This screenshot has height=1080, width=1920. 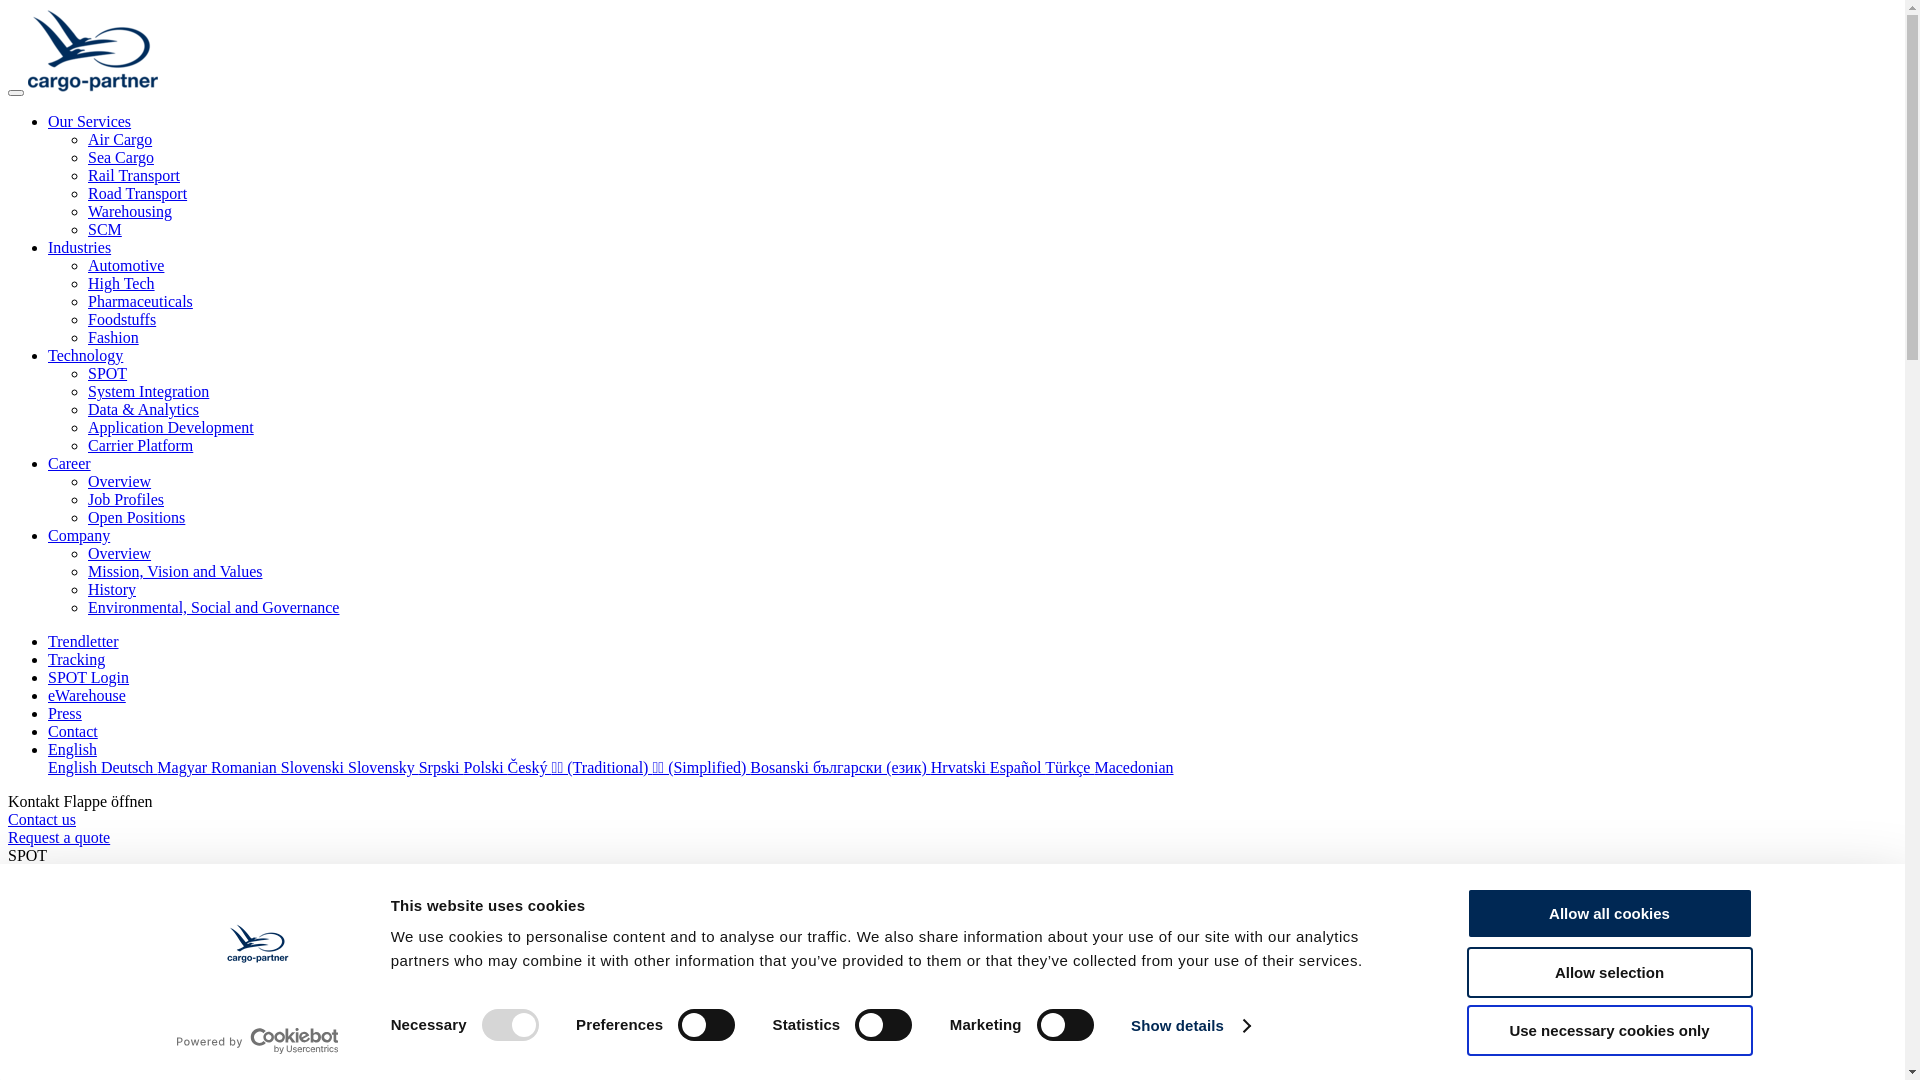 I want to click on 'Romanian', so click(x=244, y=766).